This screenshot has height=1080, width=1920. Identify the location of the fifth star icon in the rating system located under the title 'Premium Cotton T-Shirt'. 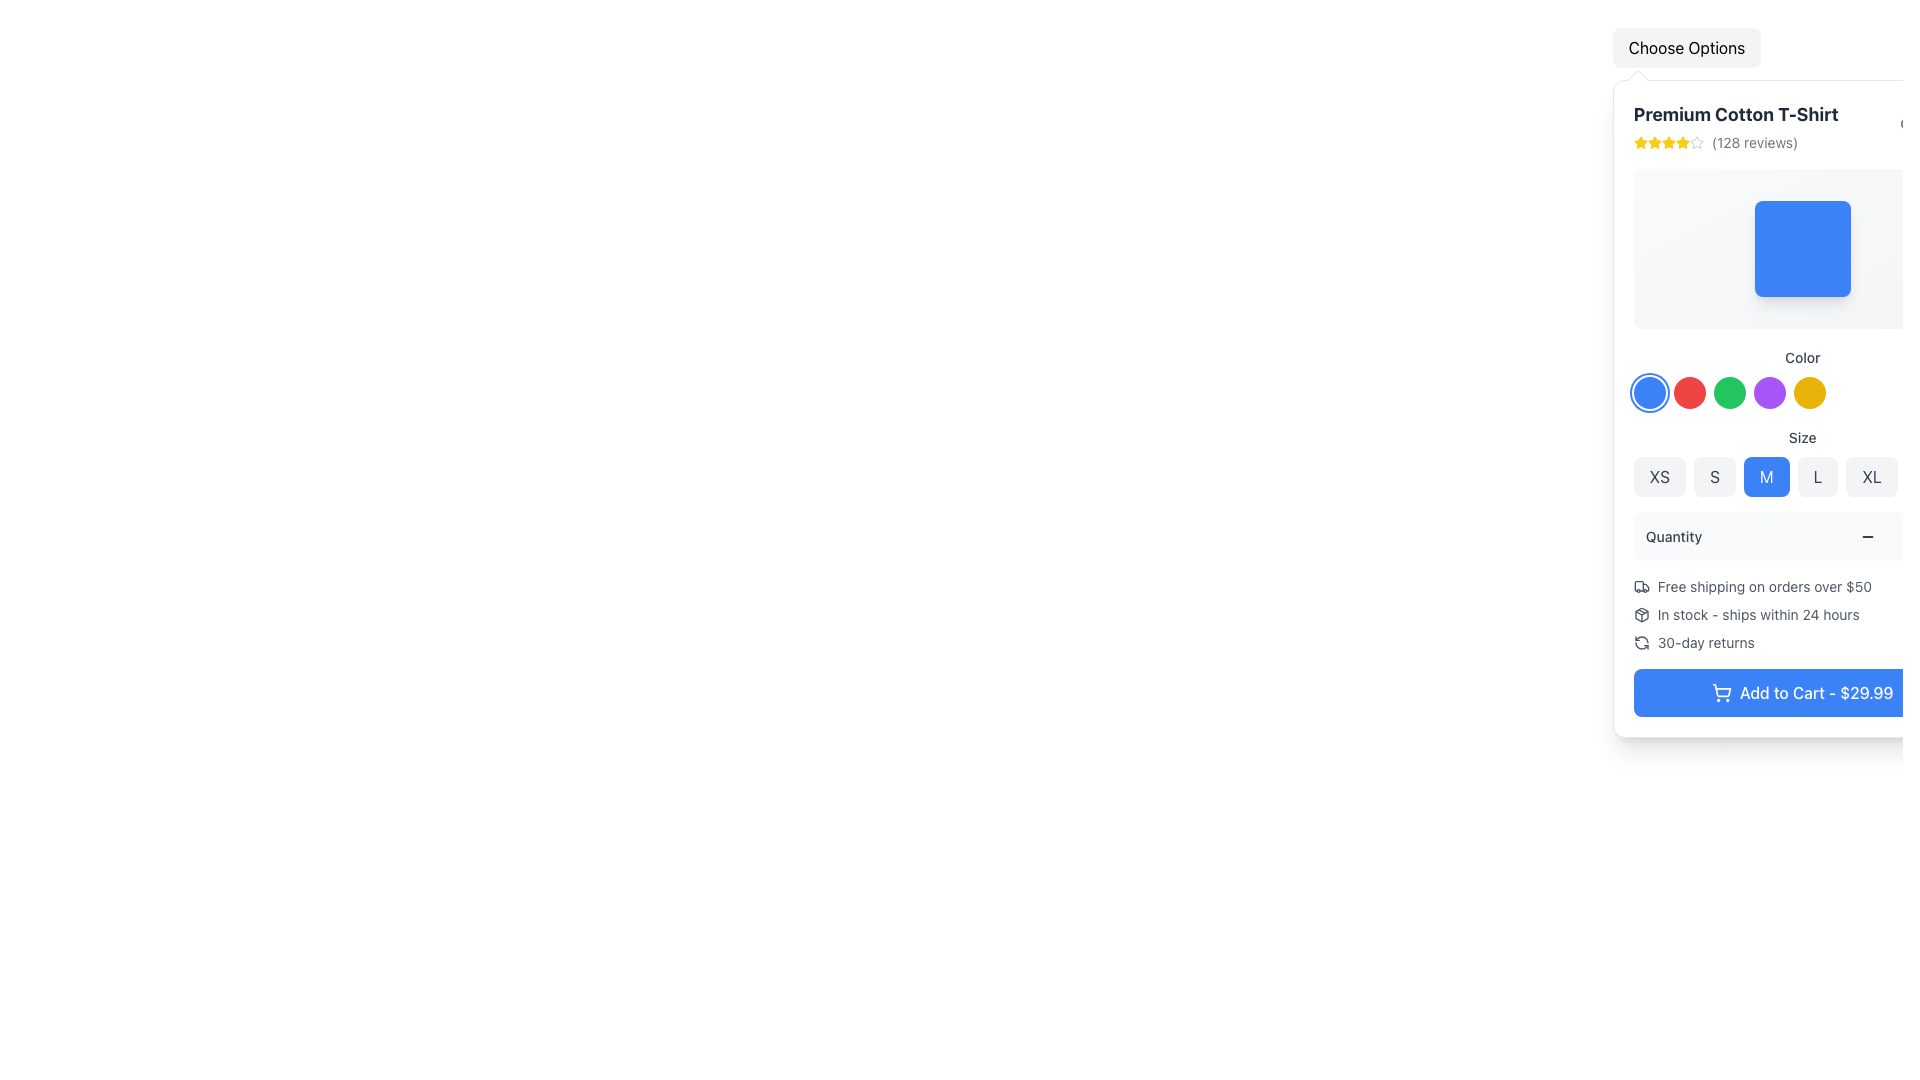
(1695, 141).